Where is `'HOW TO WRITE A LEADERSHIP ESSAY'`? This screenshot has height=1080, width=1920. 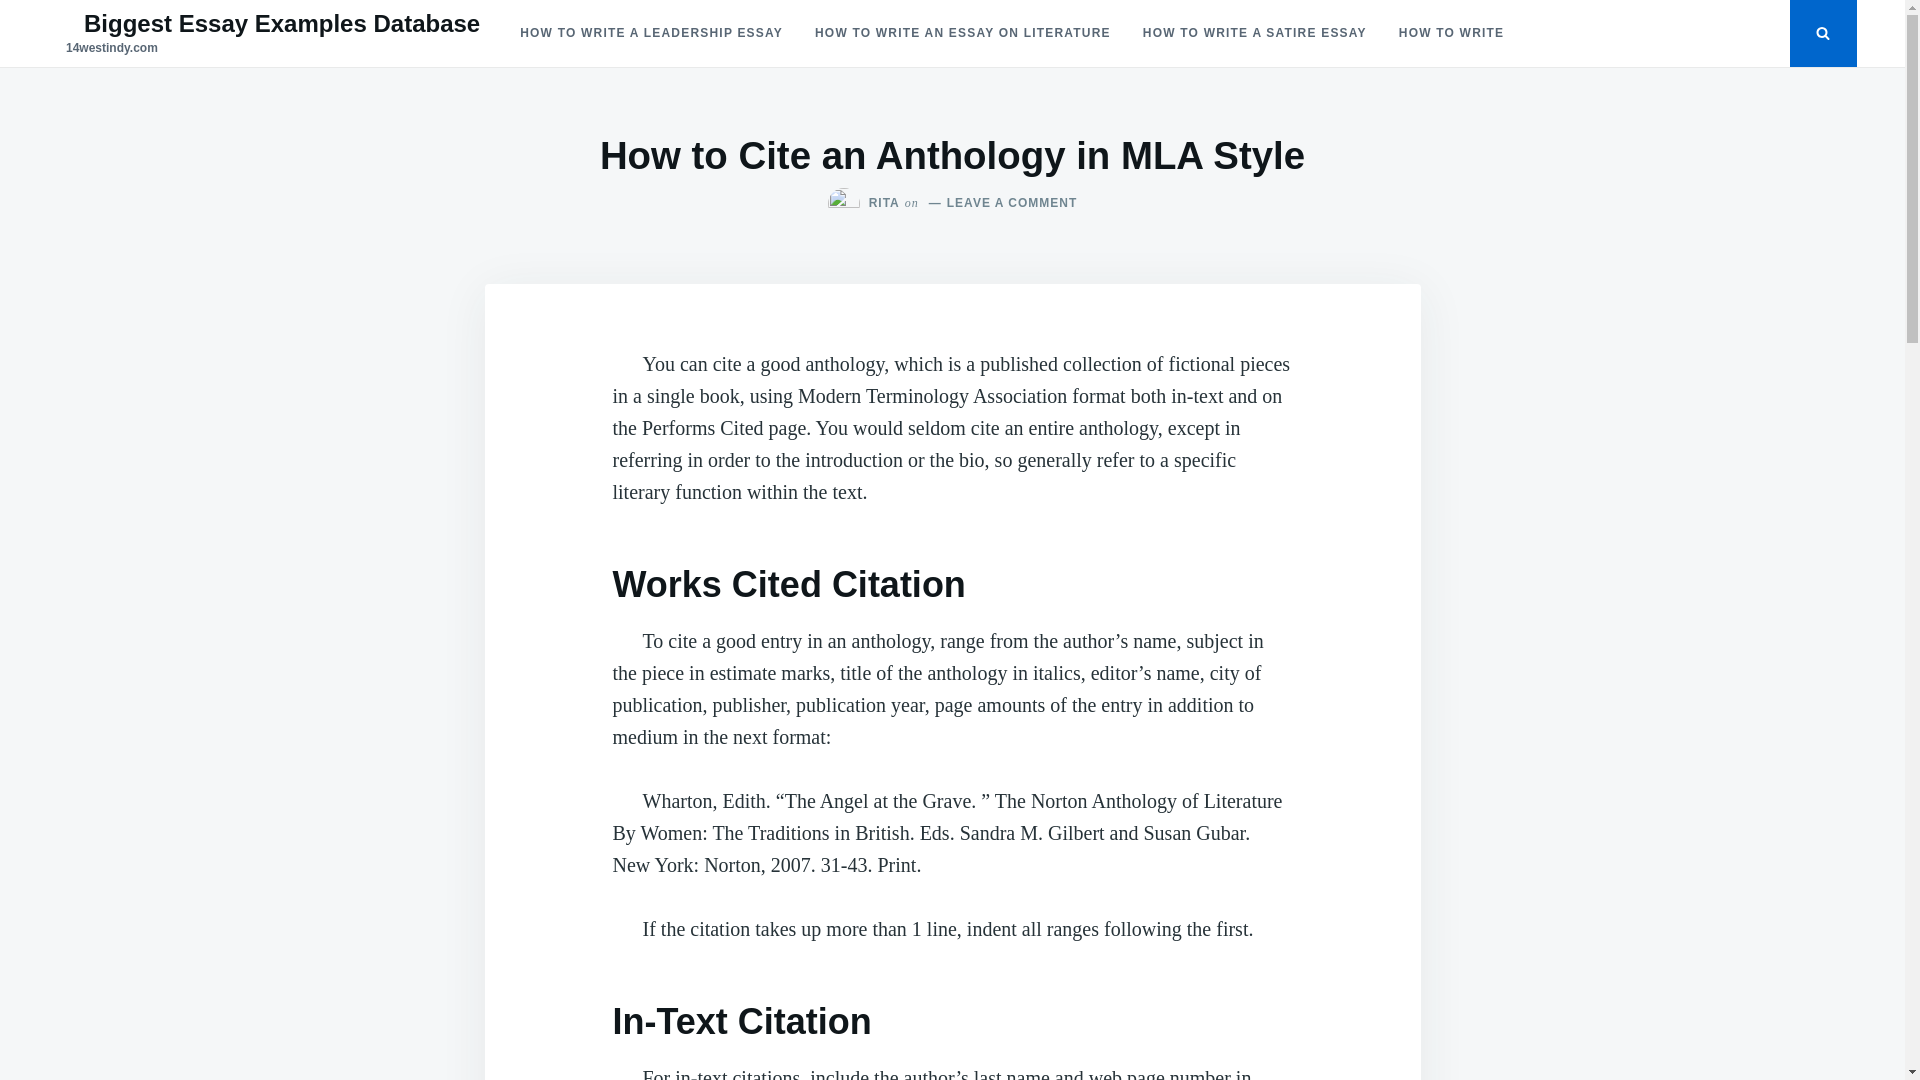 'HOW TO WRITE A LEADERSHIP ESSAY' is located at coordinates (651, 33).